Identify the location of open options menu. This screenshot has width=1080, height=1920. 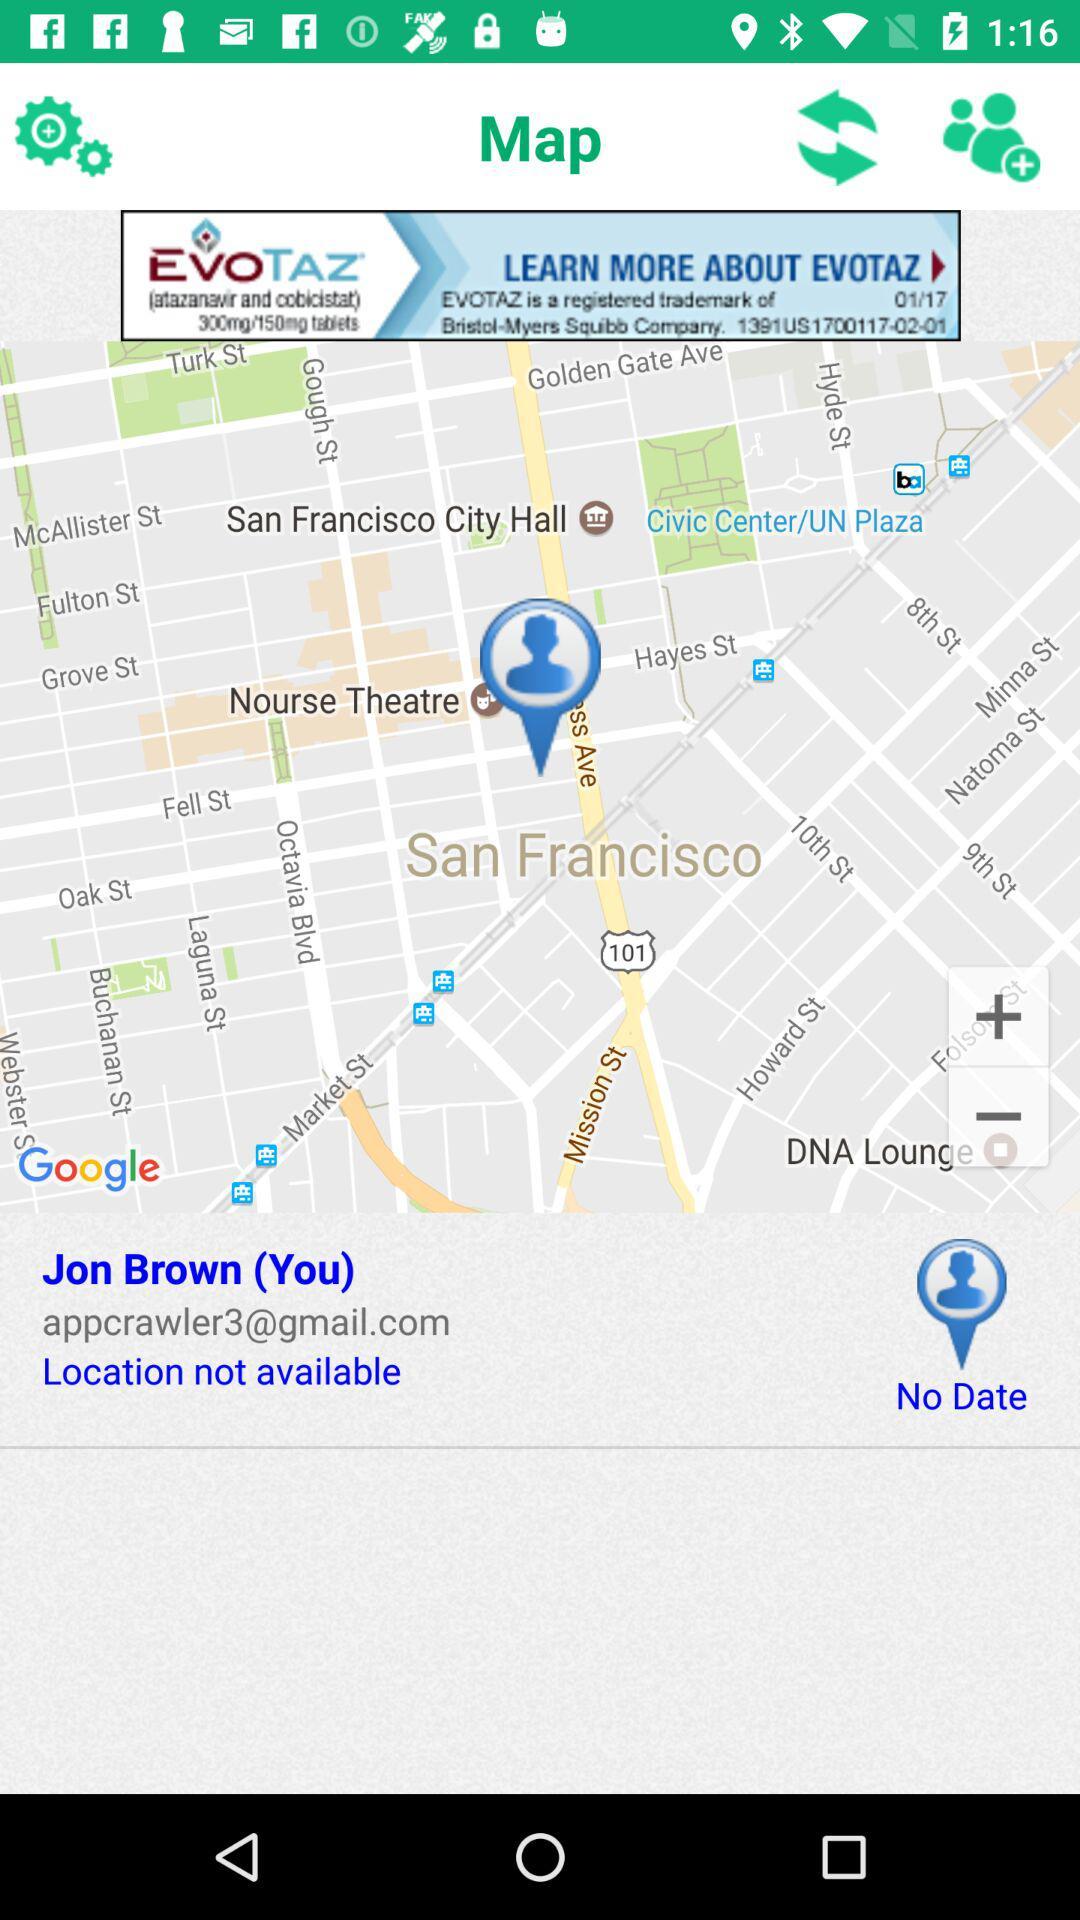
(61, 135).